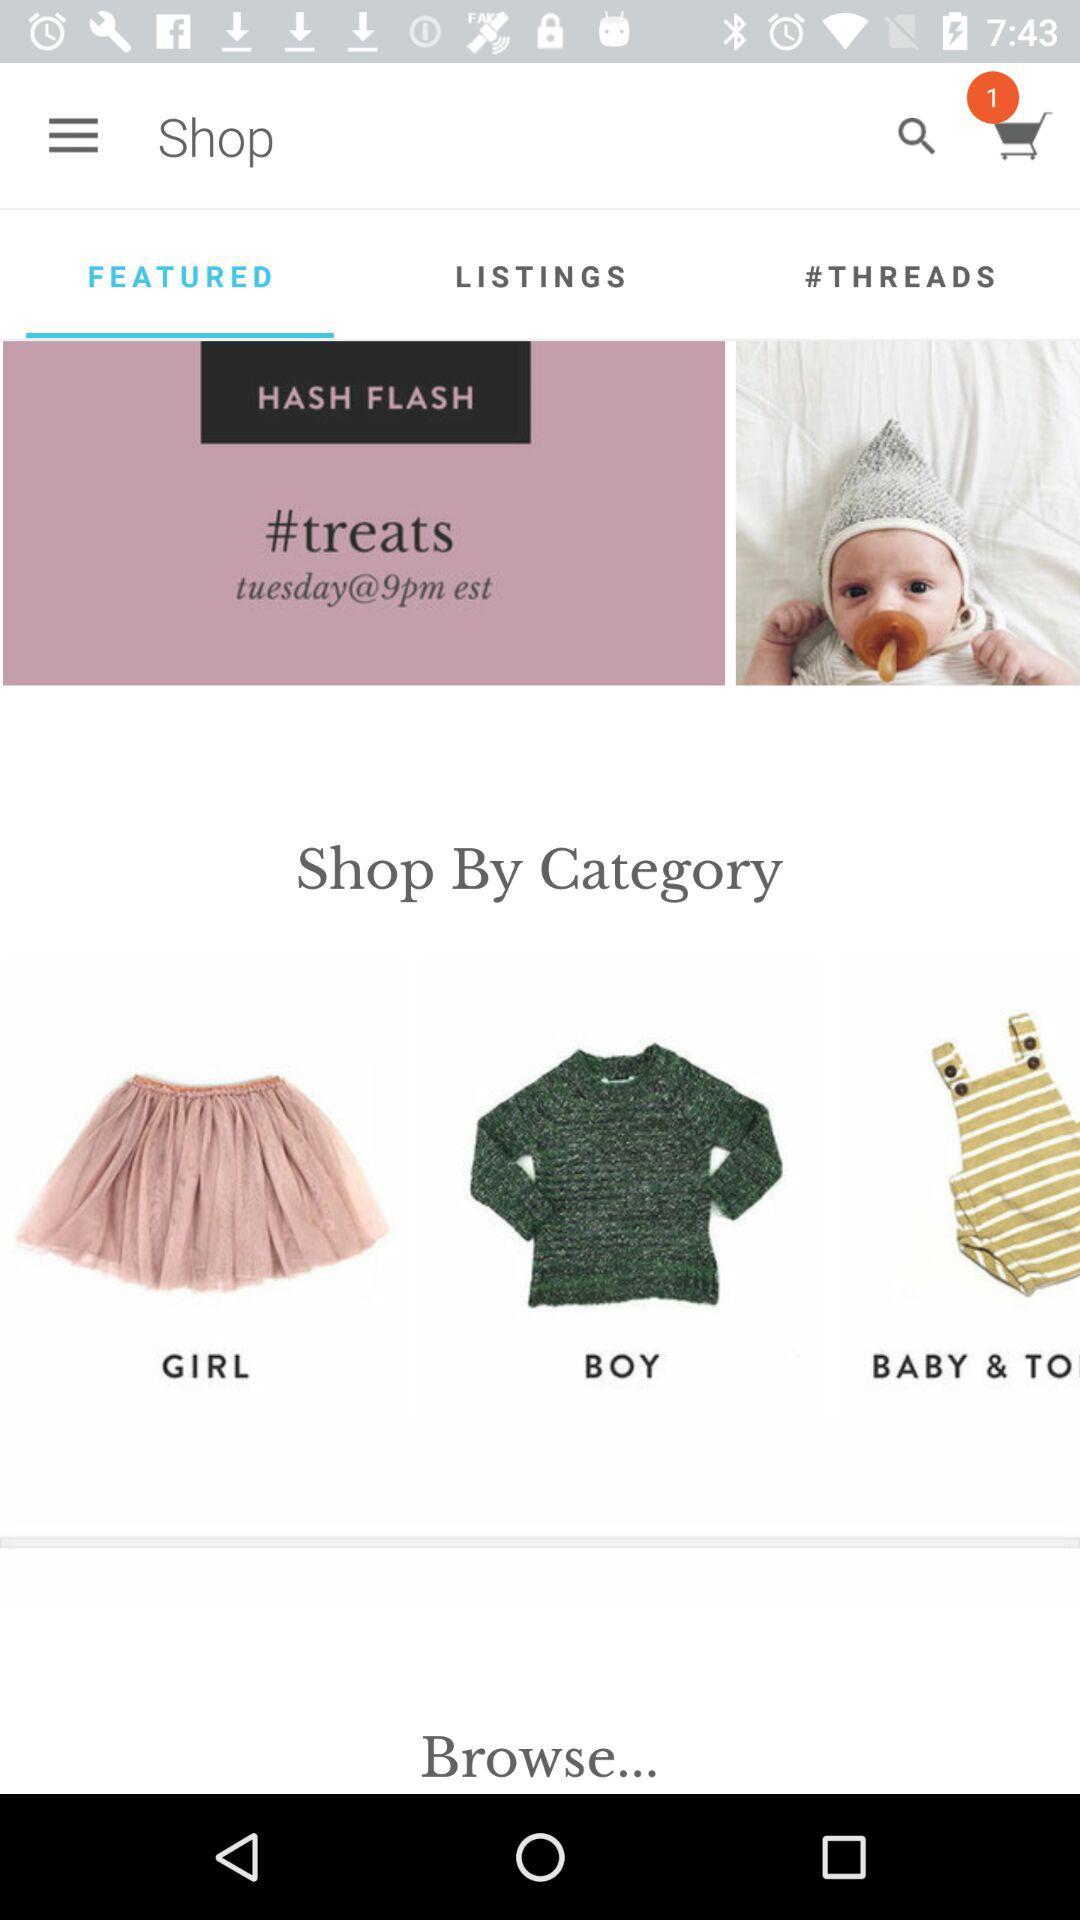 The width and height of the screenshot is (1080, 1920). I want to click on dress, so click(958, 1186).